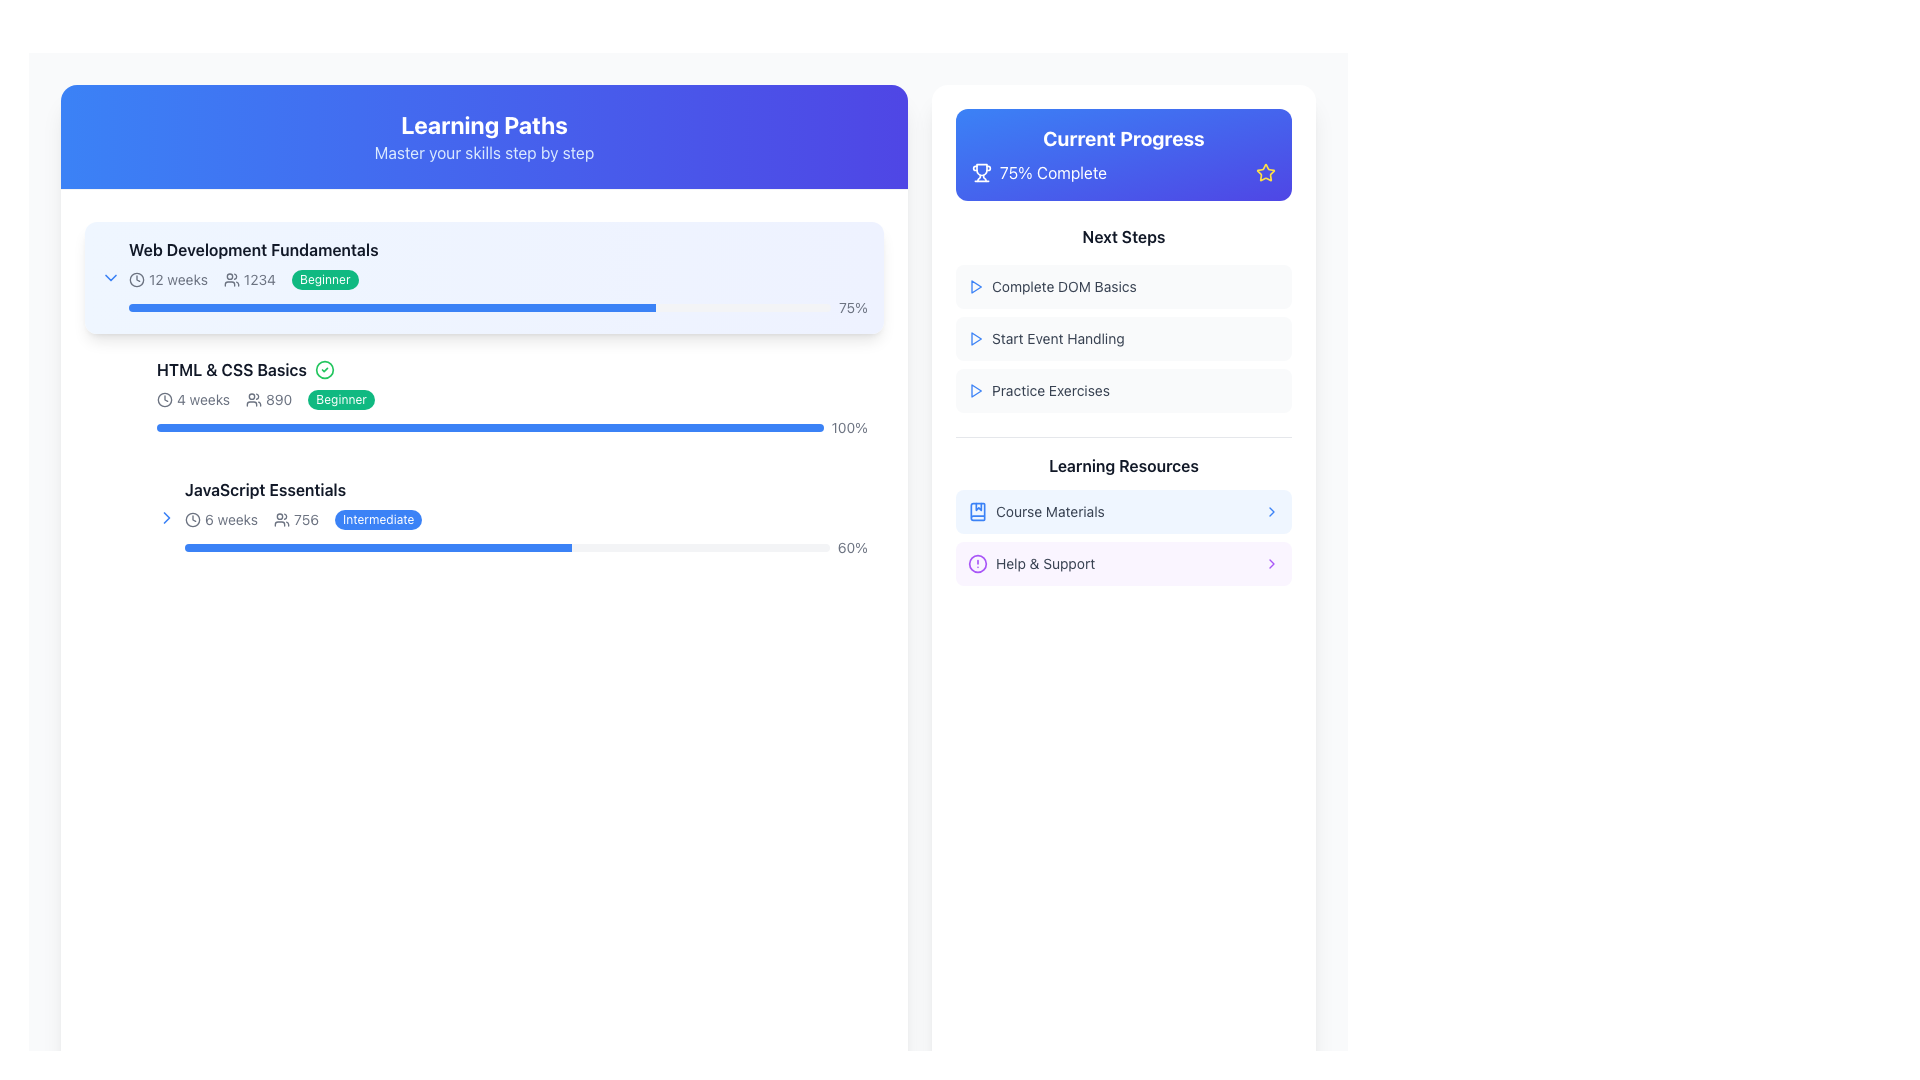  Describe the element at coordinates (1044, 563) in the screenshot. I see `the text label located at the bottom right of the interface, under the 'Learning Resources' section, which describes a link or button for help and support features` at that location.